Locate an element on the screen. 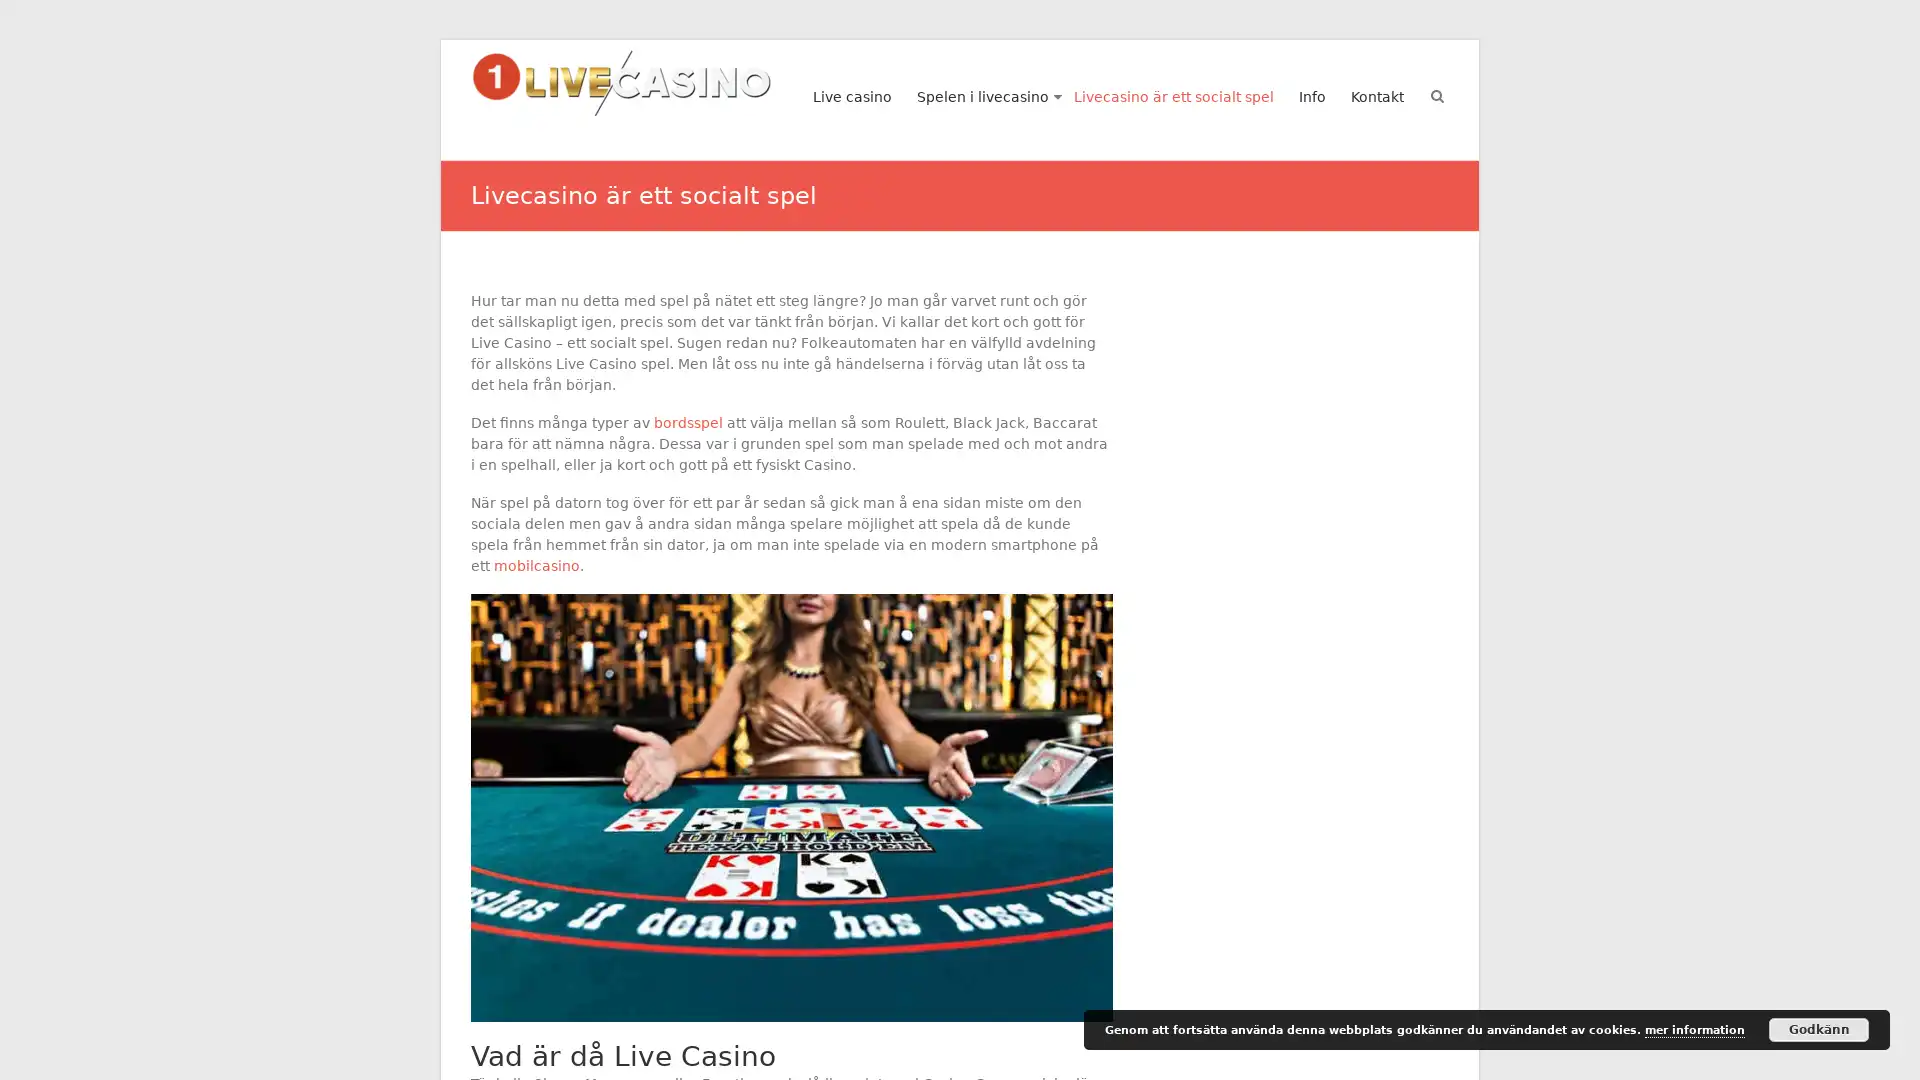  Godkann is located at coordinates (1819, 1029).